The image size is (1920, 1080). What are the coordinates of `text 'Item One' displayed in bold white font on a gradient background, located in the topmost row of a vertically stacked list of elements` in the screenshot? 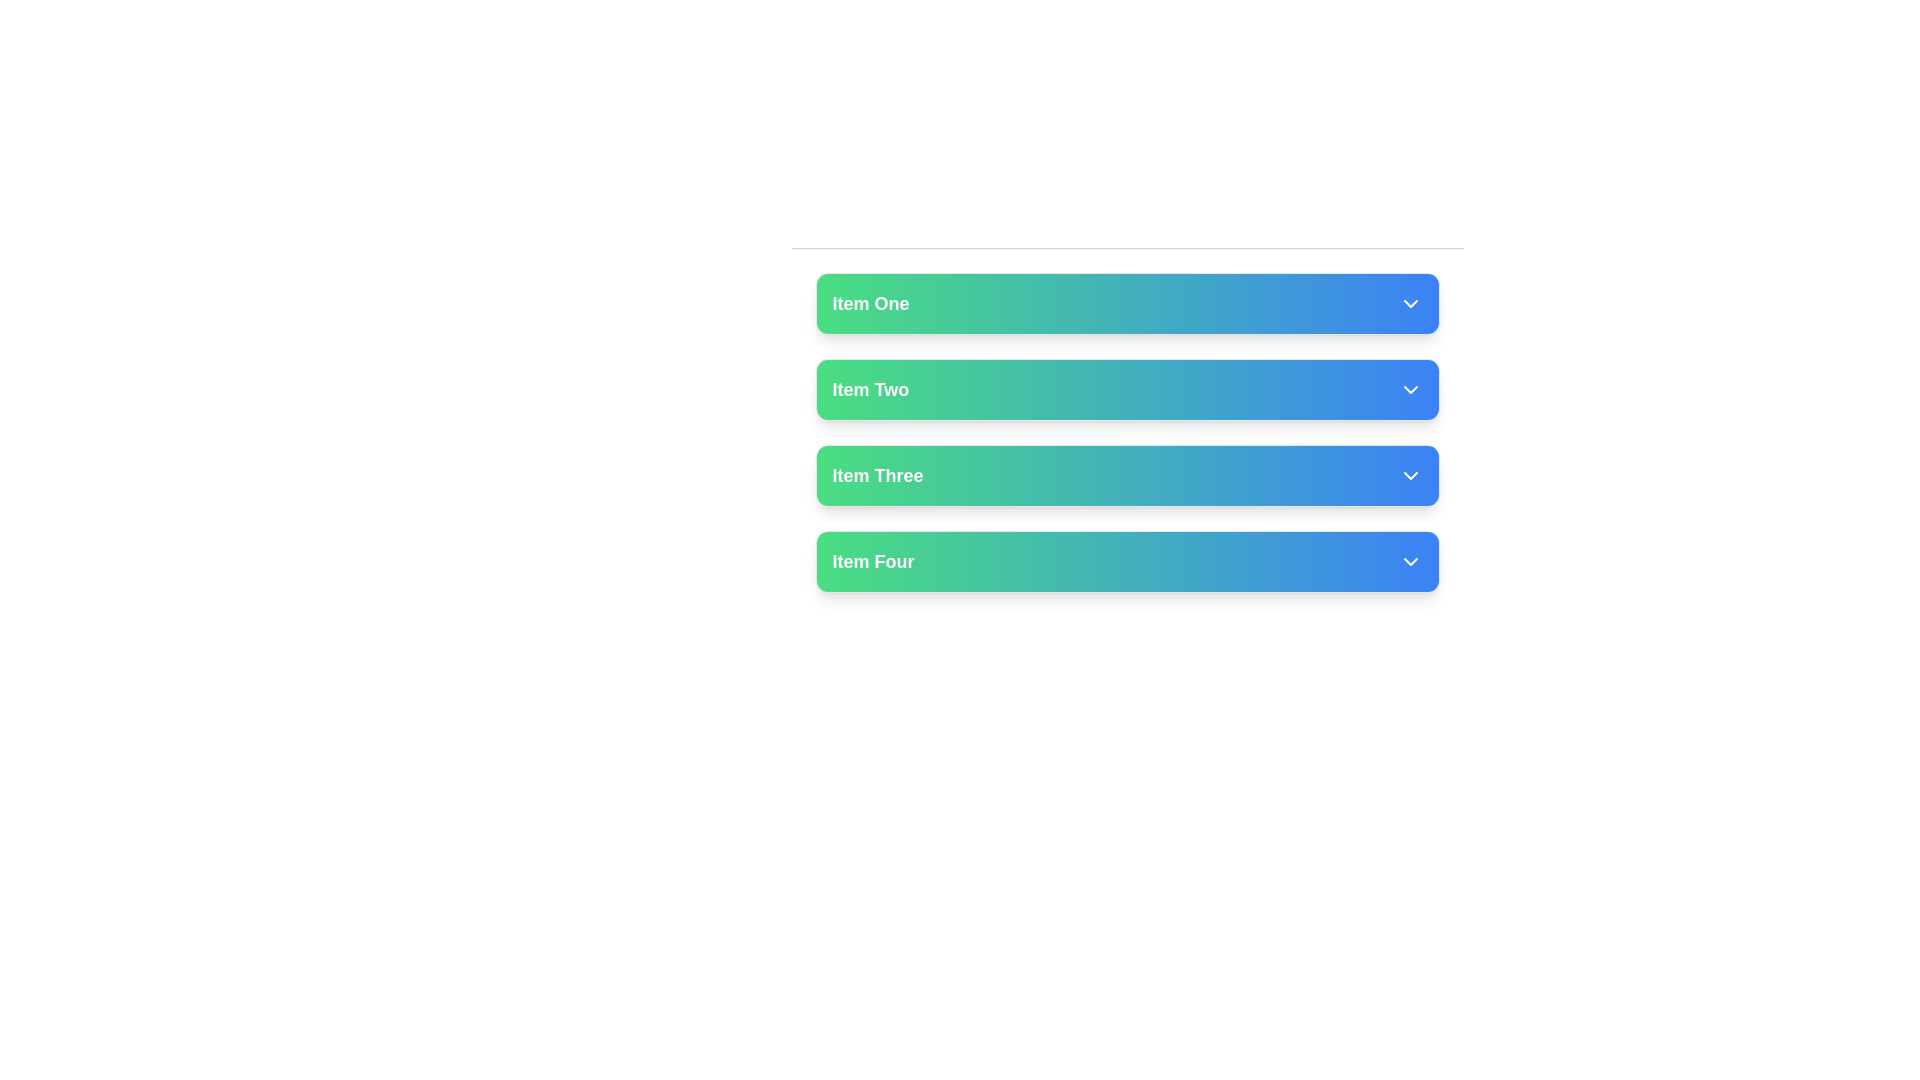 It's located at (871, 304).